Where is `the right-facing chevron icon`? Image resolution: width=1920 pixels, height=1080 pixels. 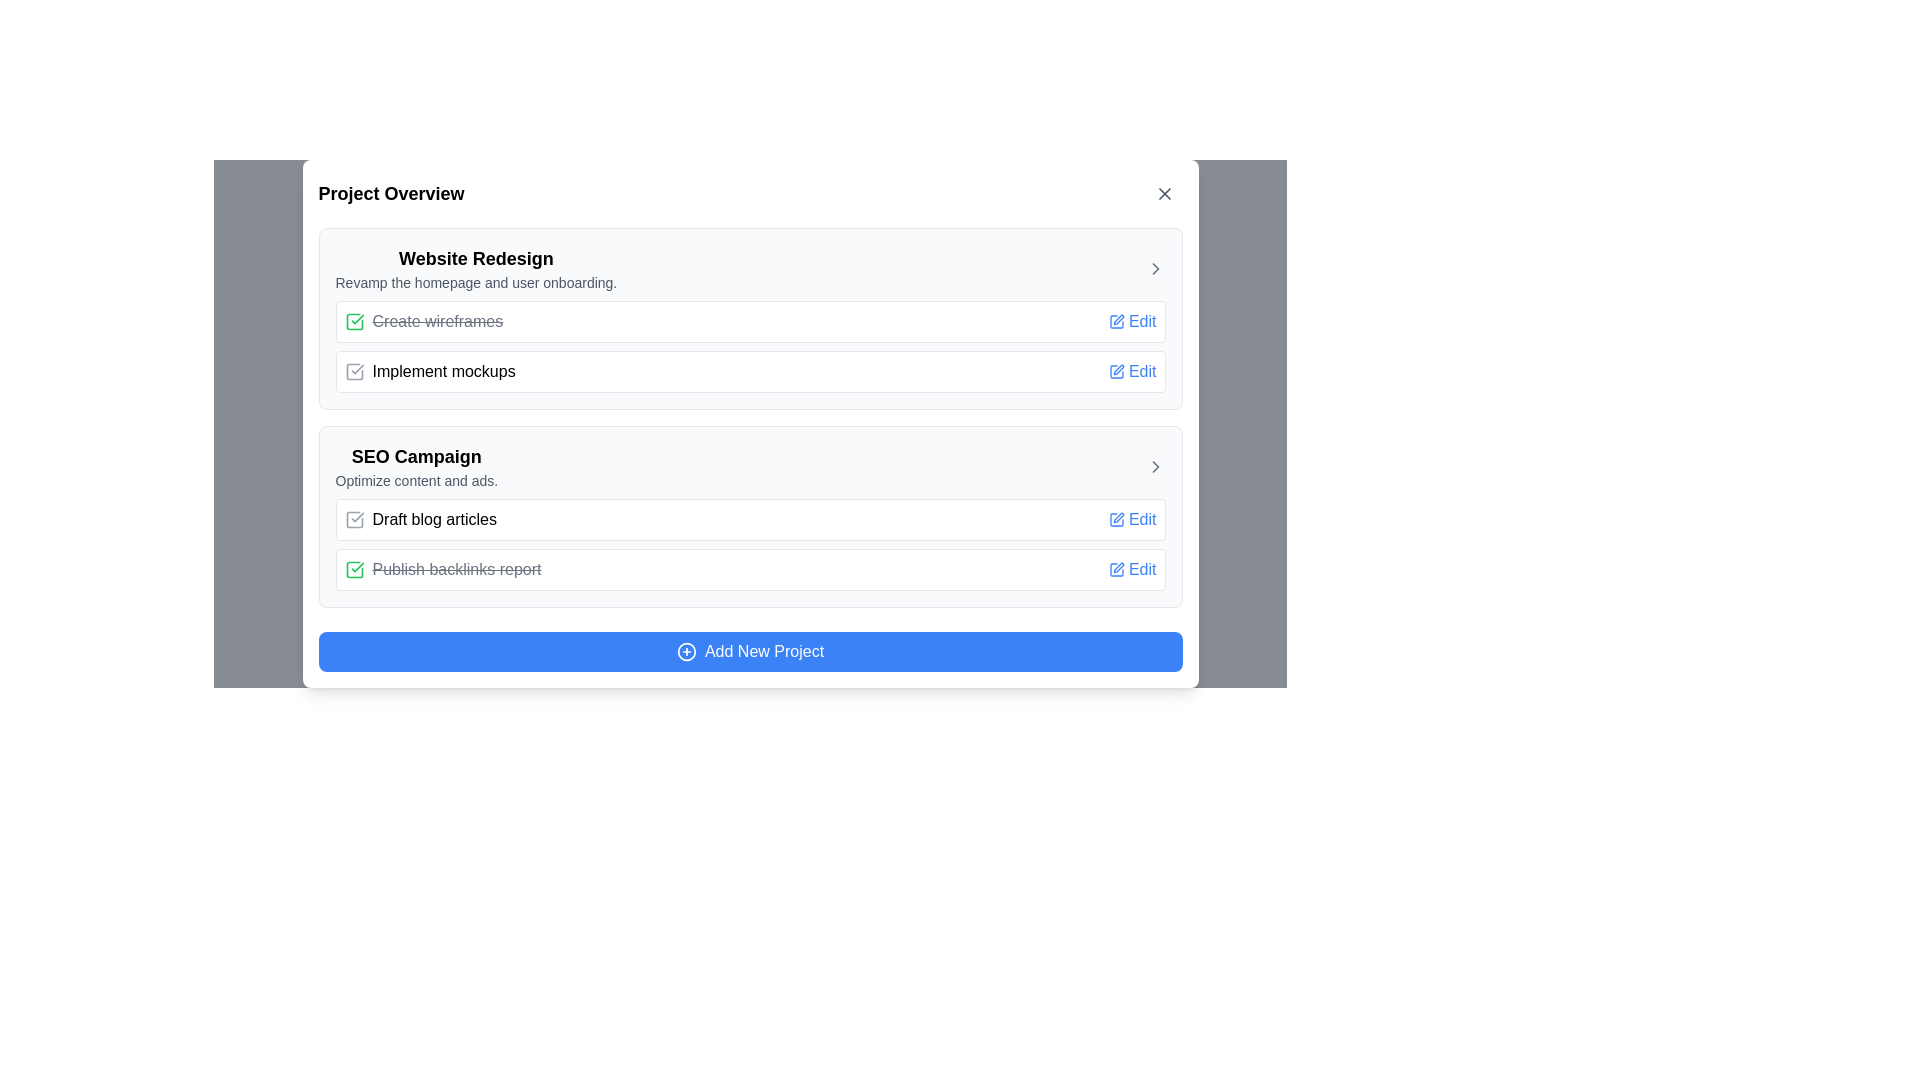 the right-facing chevron icon is located at coordinates (1155, 466).